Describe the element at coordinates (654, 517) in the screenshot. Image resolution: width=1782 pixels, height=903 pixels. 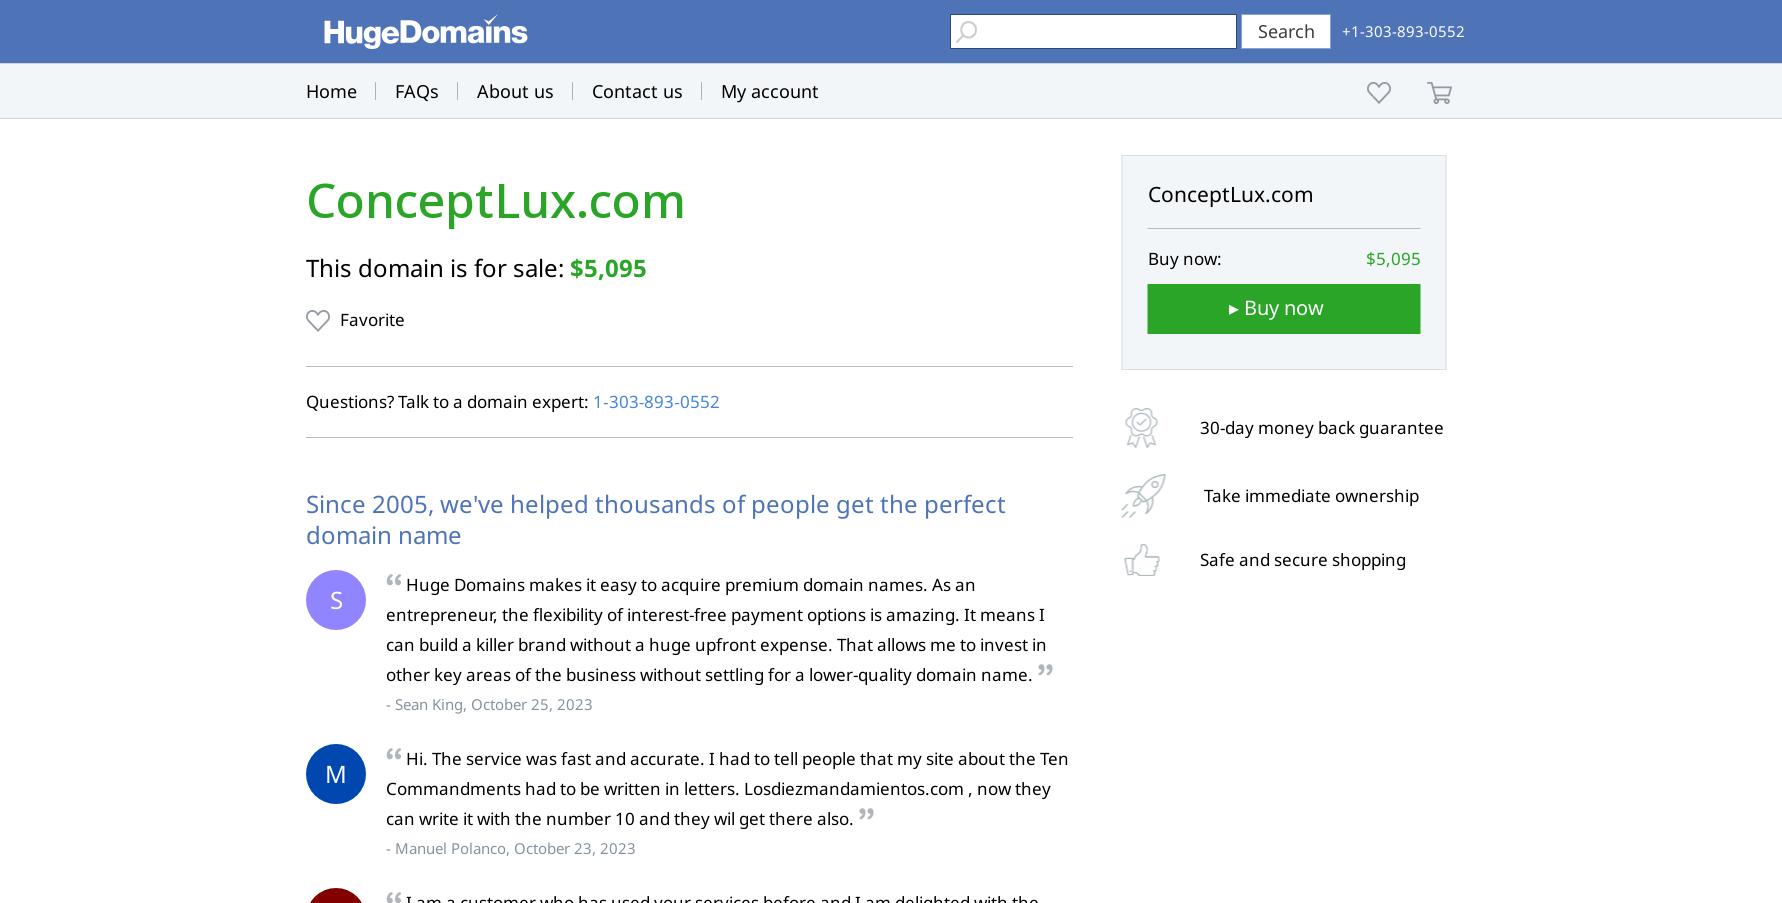
I see `'Since 2005, we've helped thousands of people get the perfect domain name'` at that location.